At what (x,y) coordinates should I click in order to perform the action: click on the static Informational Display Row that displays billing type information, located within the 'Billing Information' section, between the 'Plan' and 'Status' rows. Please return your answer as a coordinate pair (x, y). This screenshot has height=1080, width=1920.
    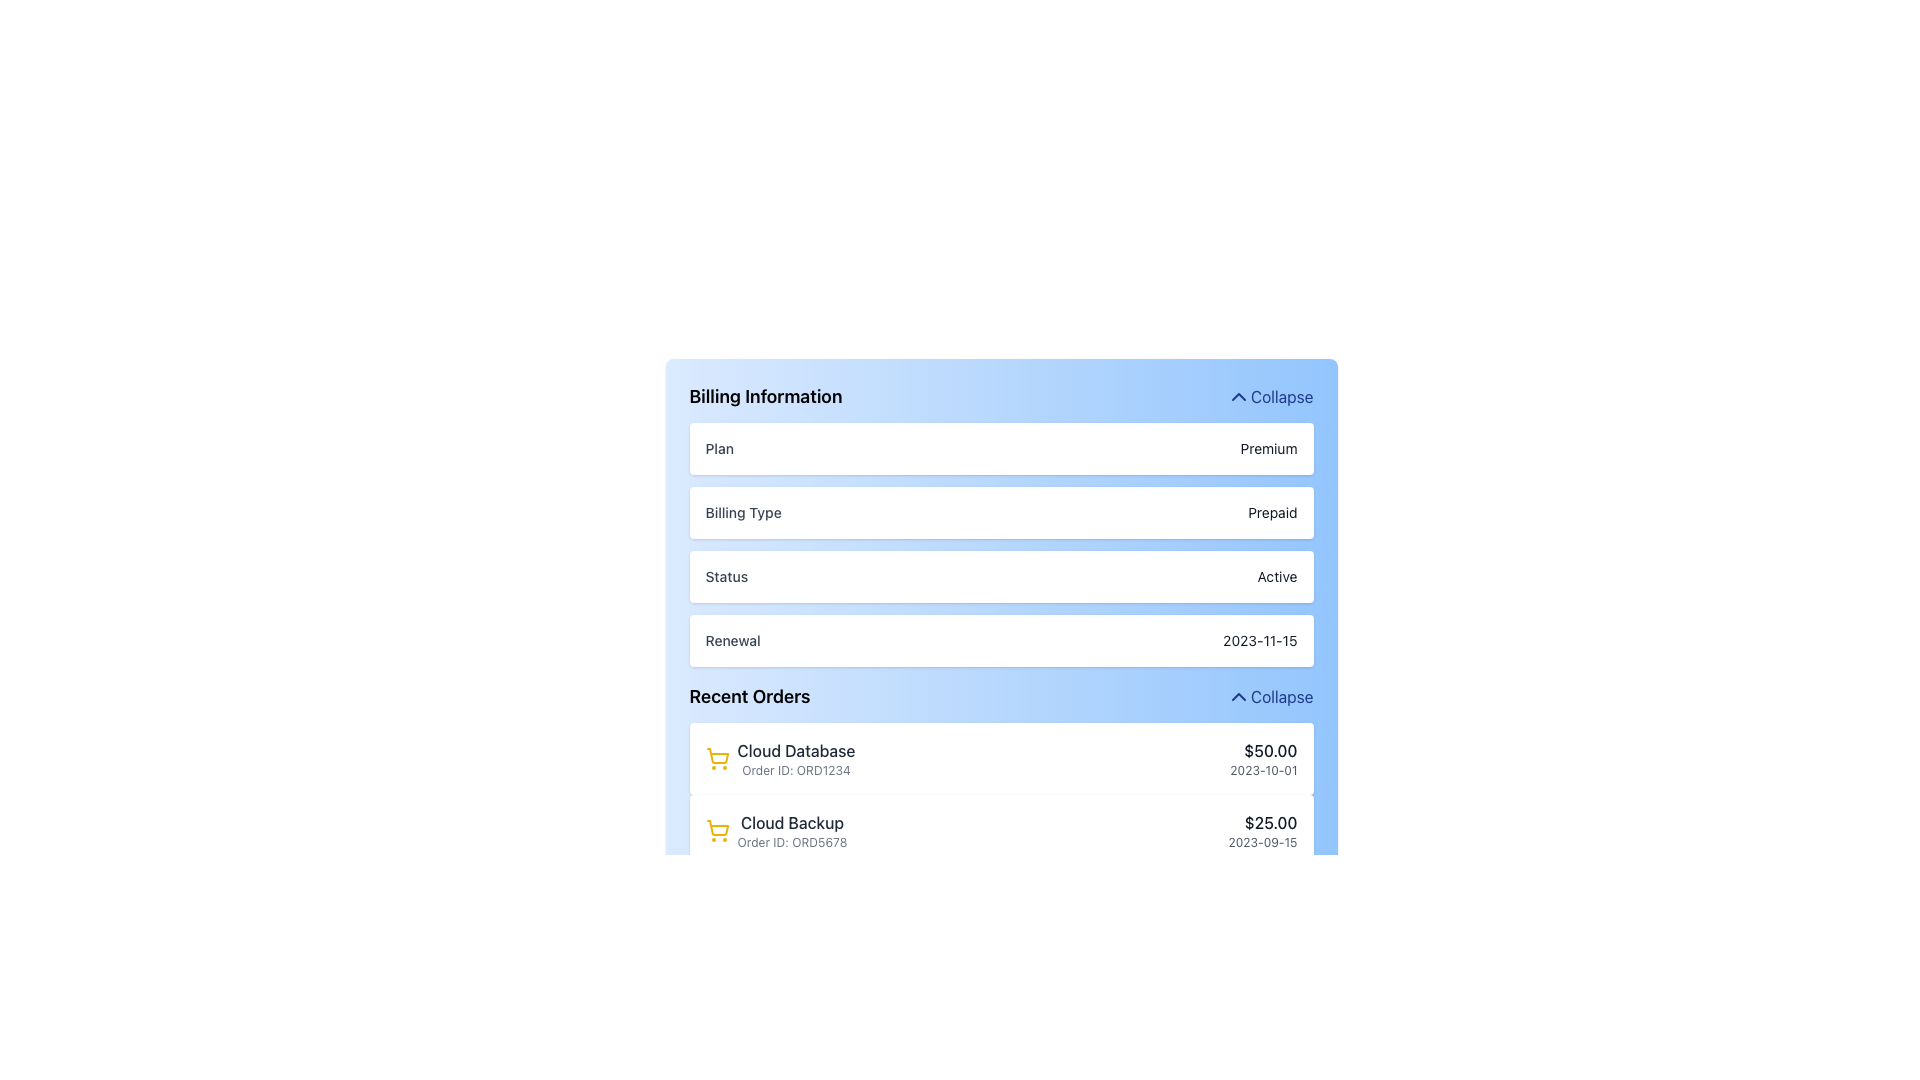
    Looking at the image, I should click on (1001, 512).